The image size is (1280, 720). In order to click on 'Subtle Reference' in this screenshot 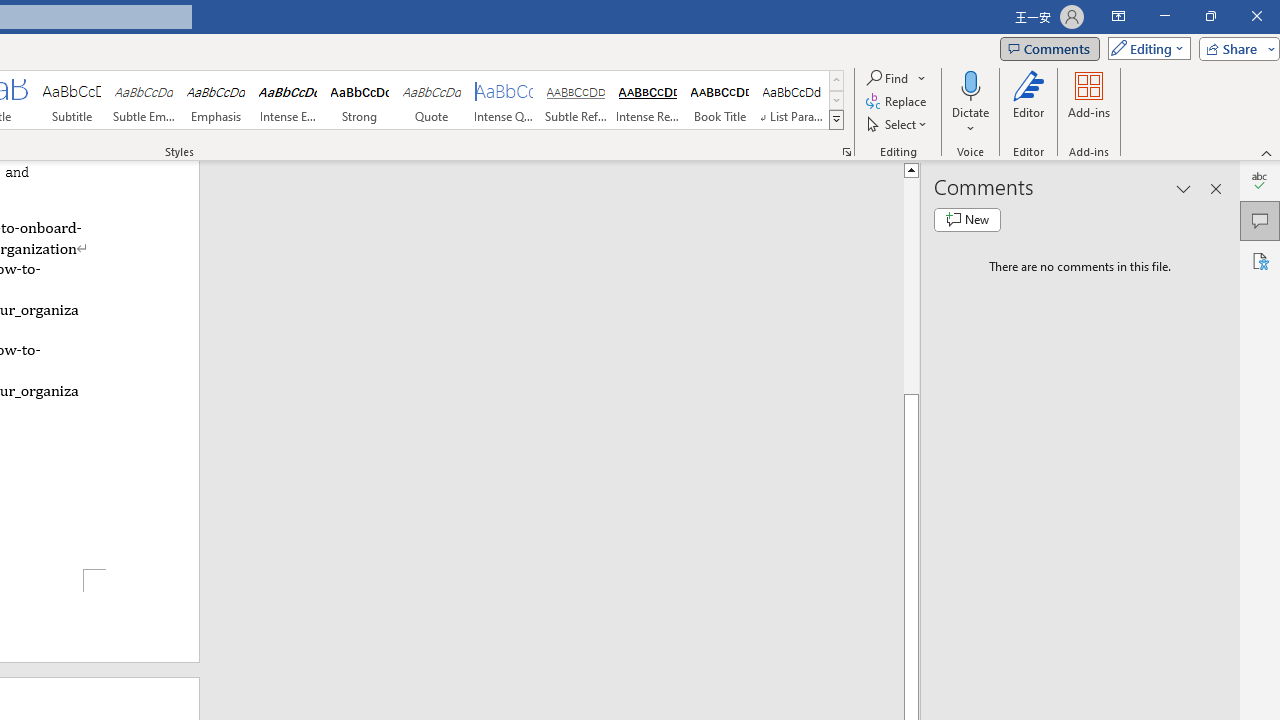, I will do `click(575, 100)`.